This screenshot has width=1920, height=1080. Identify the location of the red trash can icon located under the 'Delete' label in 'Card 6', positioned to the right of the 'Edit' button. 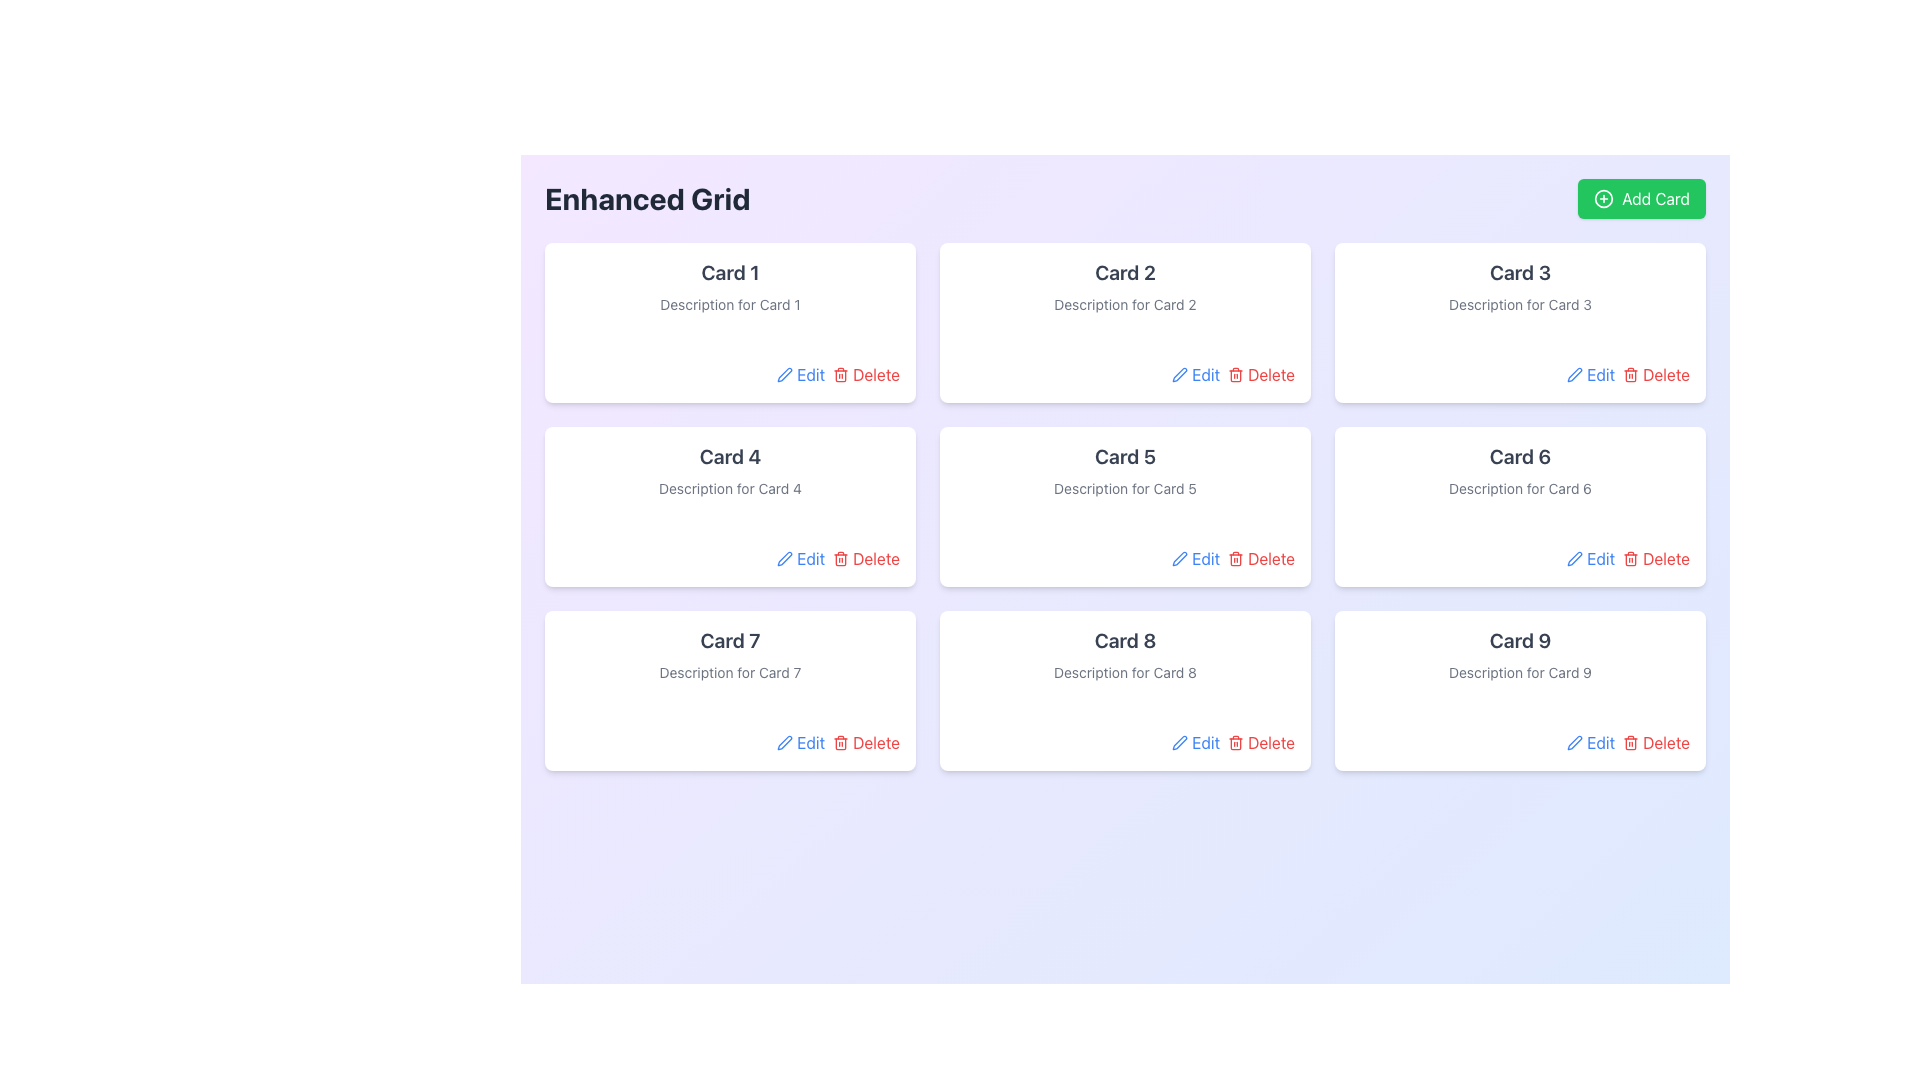
(1631, 559).